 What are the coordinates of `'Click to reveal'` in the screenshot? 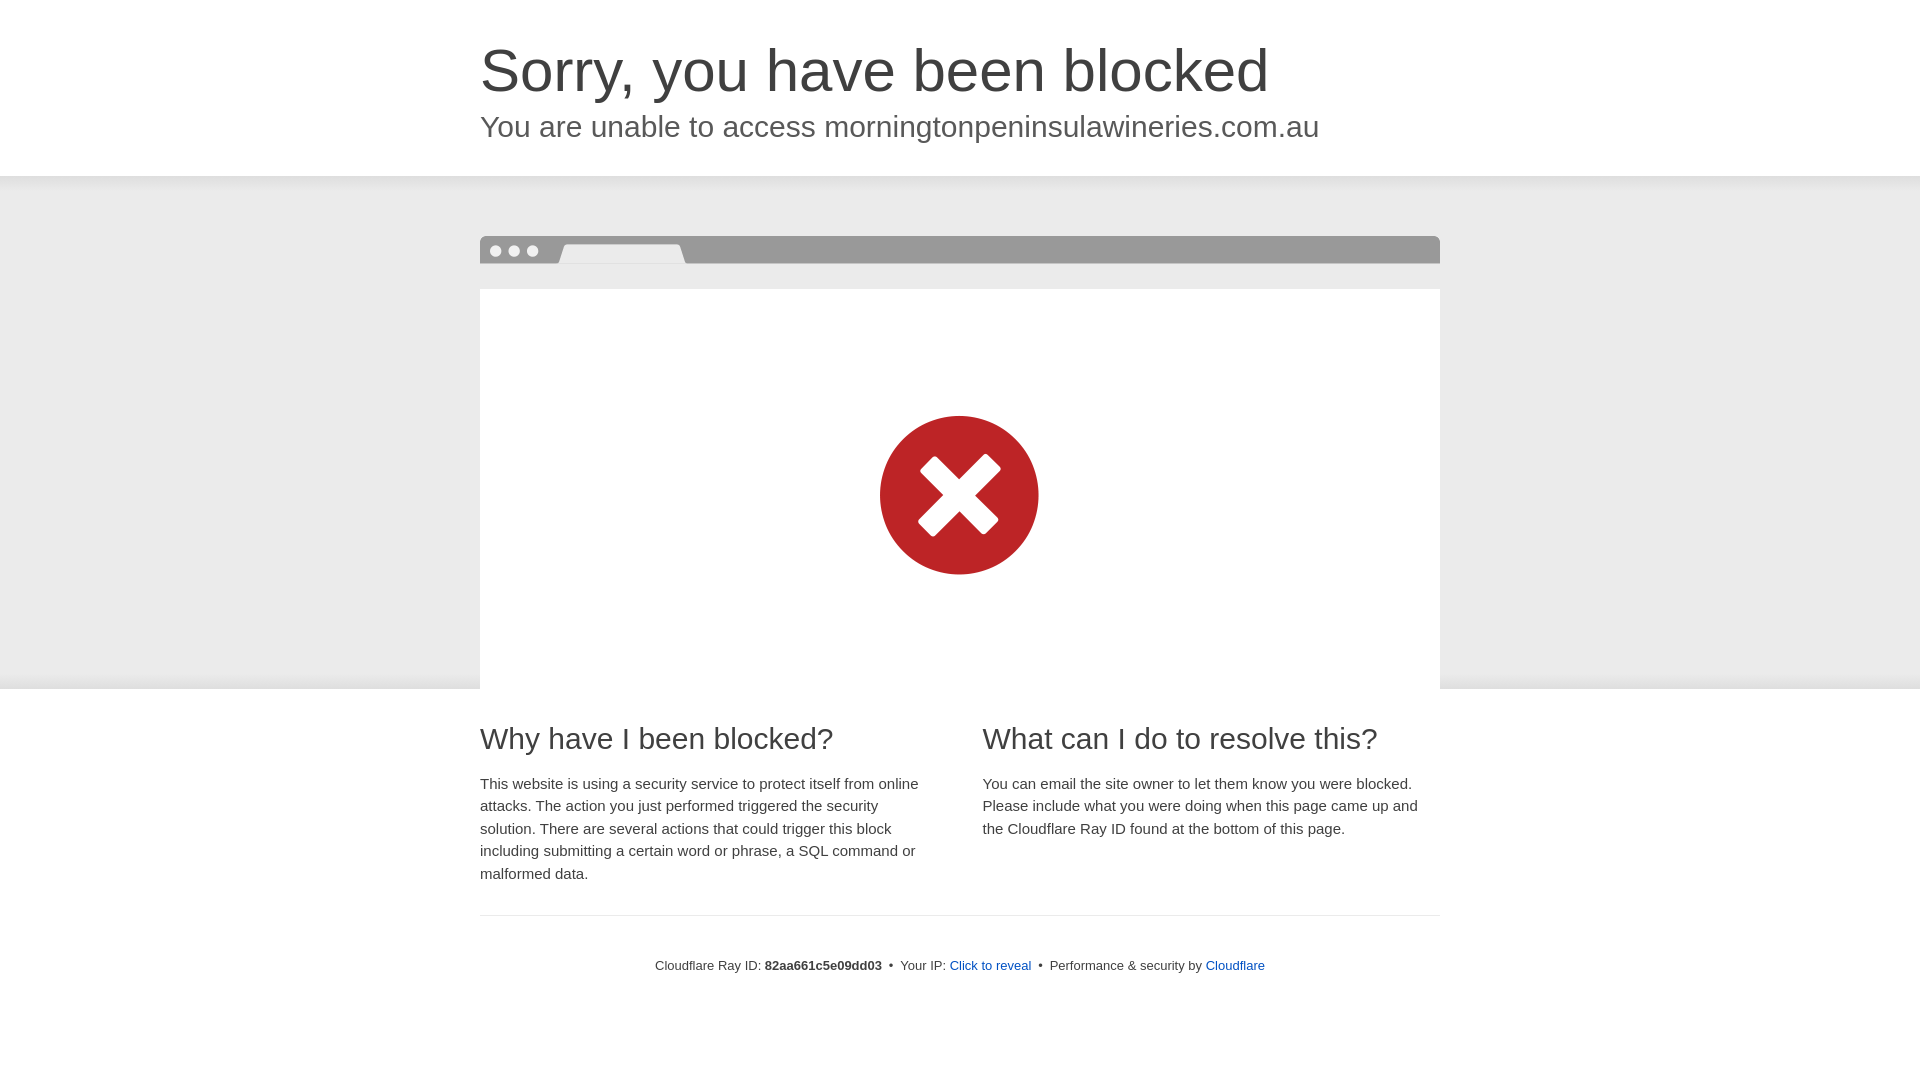 It's located at (990, 964).